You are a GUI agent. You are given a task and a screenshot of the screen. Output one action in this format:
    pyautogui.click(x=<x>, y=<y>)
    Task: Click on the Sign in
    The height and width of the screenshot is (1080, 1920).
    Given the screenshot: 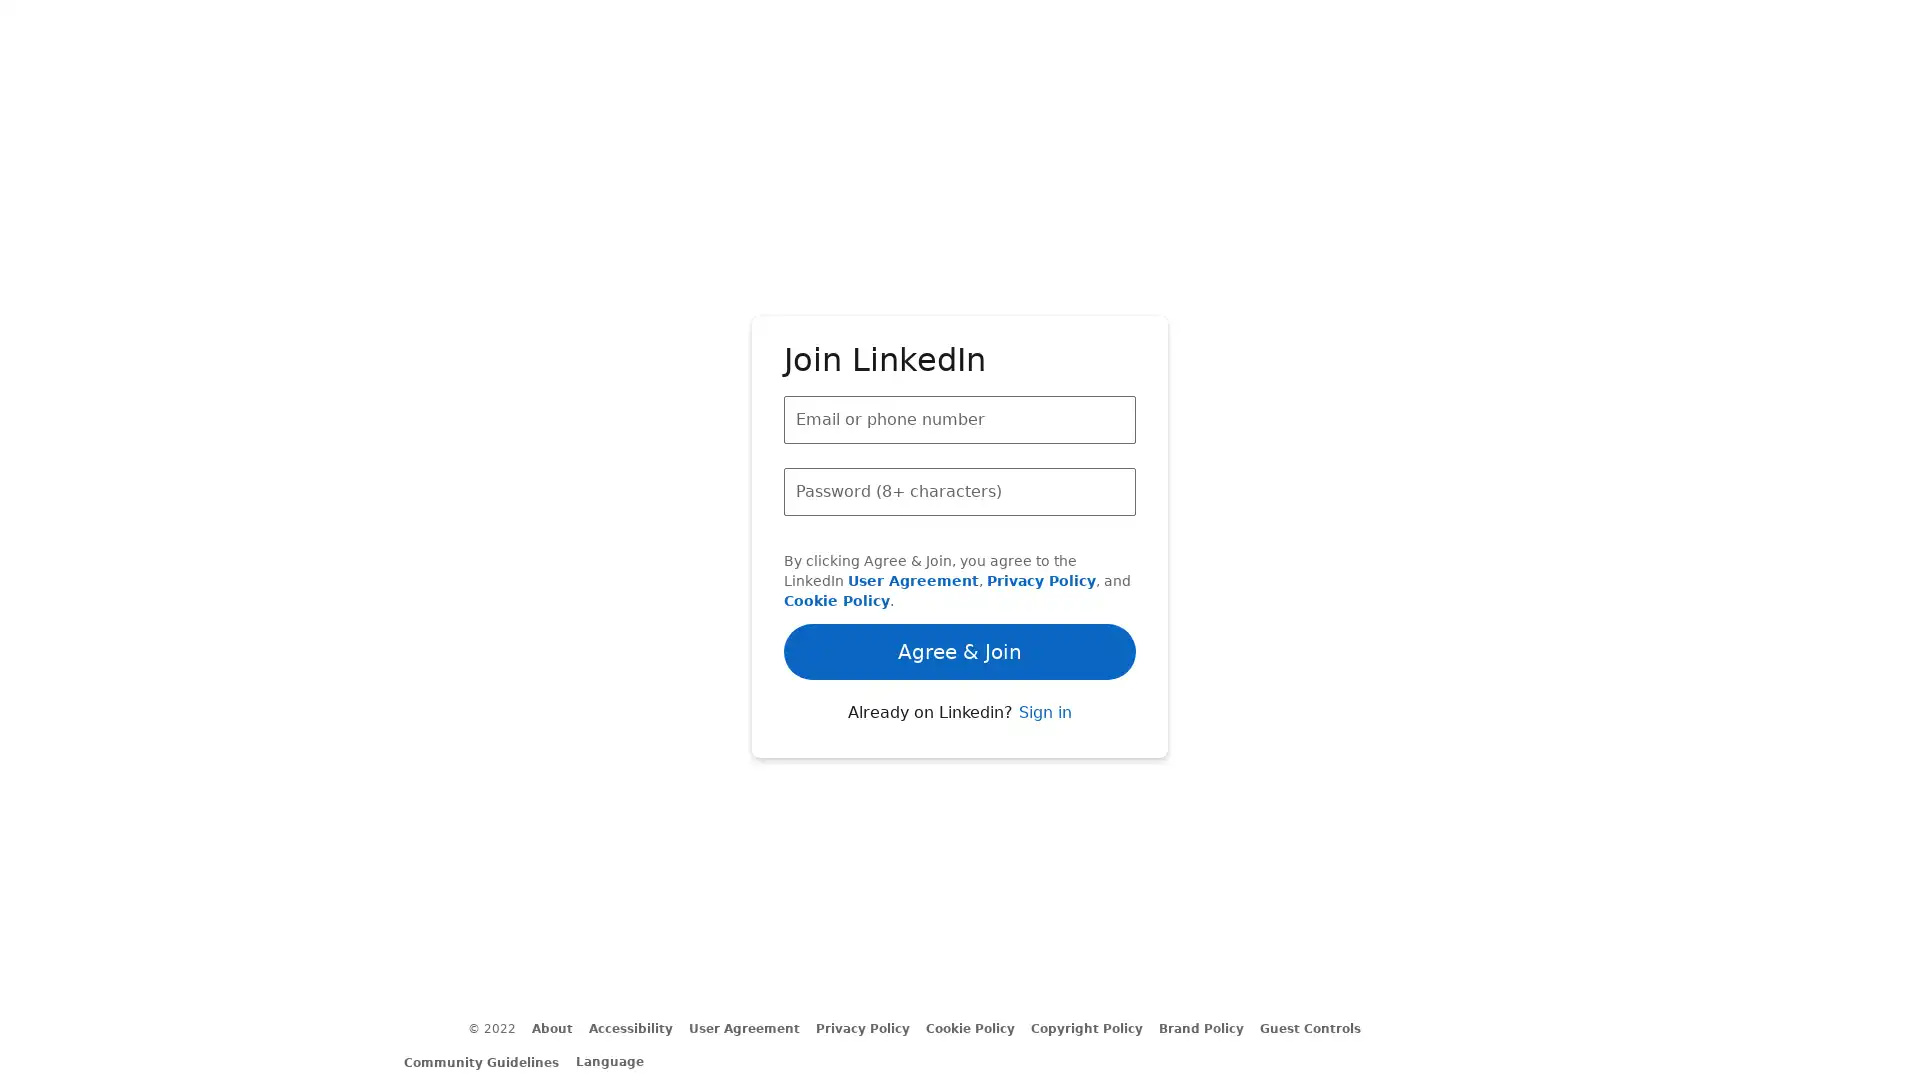 What is the action you would take?
    pyautogui.click(x=1043, y=766)
    